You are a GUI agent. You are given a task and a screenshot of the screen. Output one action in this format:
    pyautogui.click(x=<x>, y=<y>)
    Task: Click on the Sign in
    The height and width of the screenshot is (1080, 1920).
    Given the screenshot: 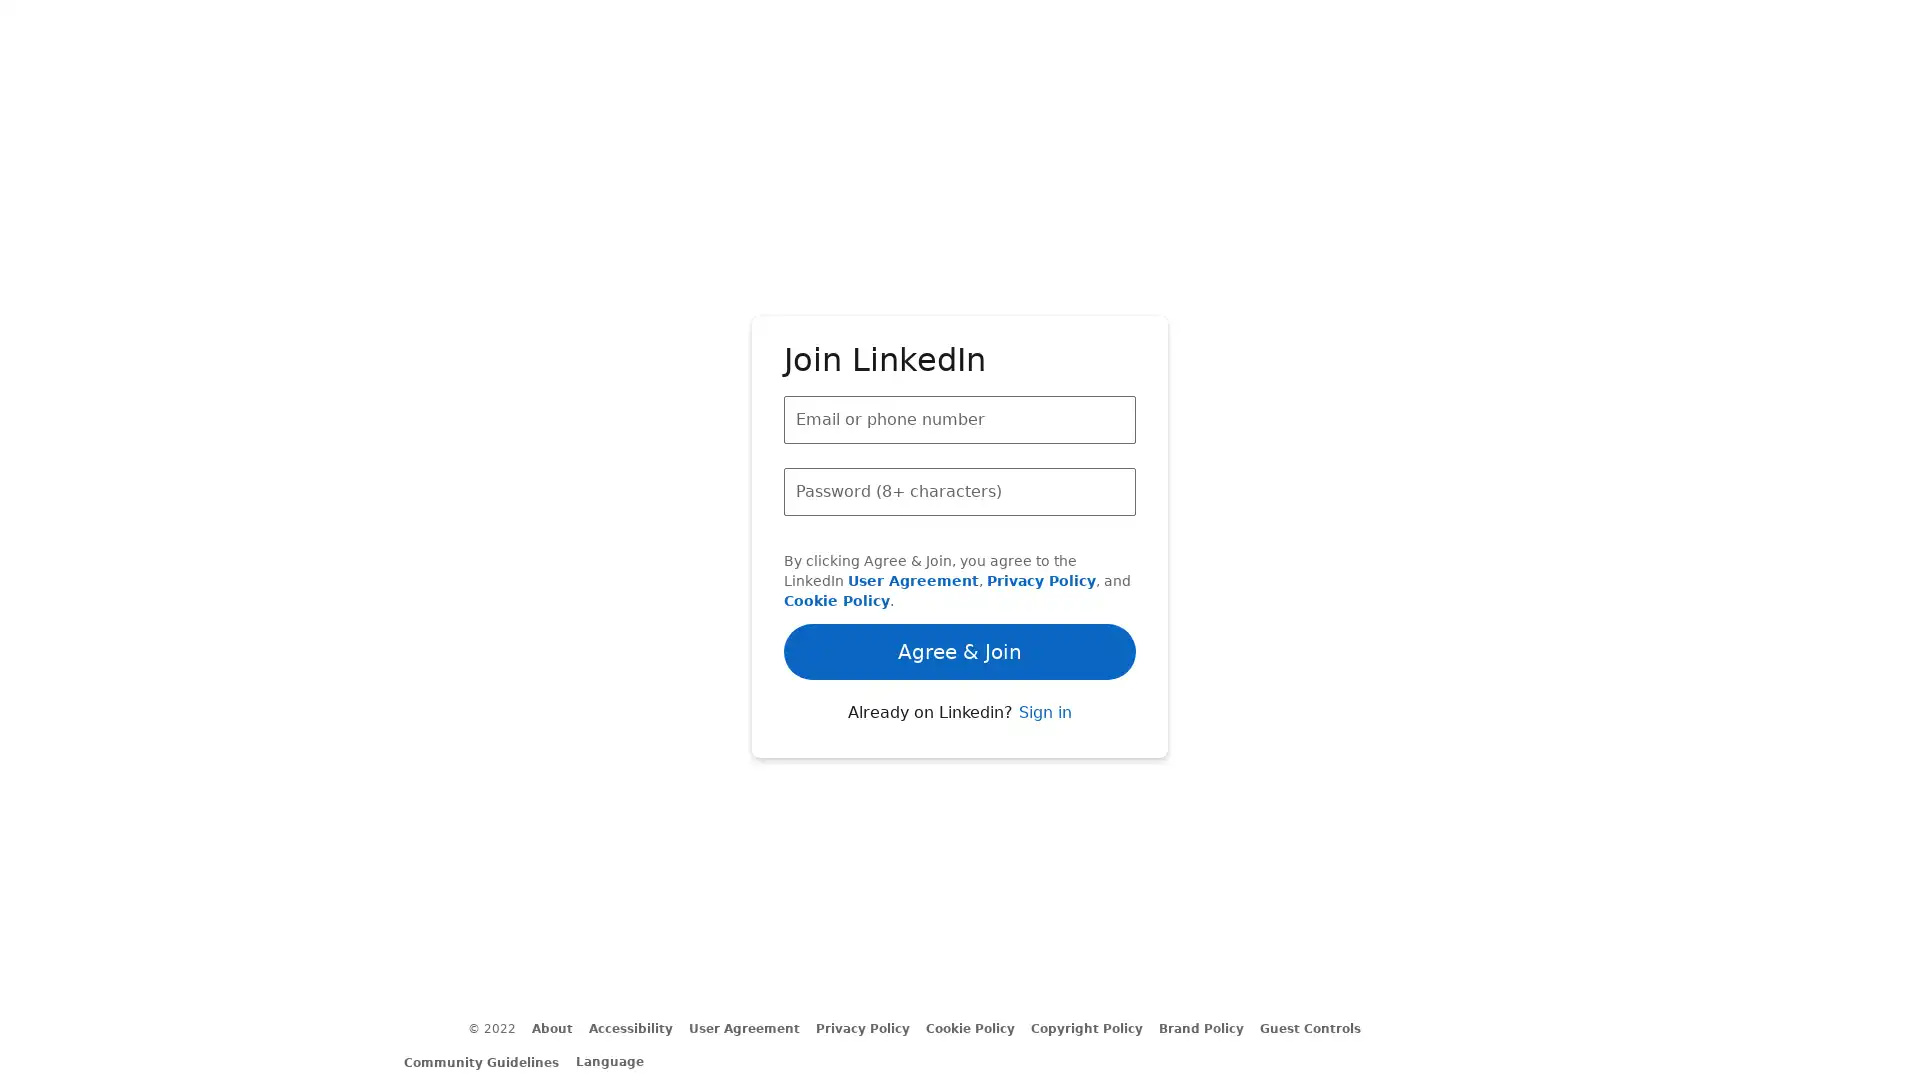 What is the action you would take?
    pyautogui.click(x=1043, y=766)
    